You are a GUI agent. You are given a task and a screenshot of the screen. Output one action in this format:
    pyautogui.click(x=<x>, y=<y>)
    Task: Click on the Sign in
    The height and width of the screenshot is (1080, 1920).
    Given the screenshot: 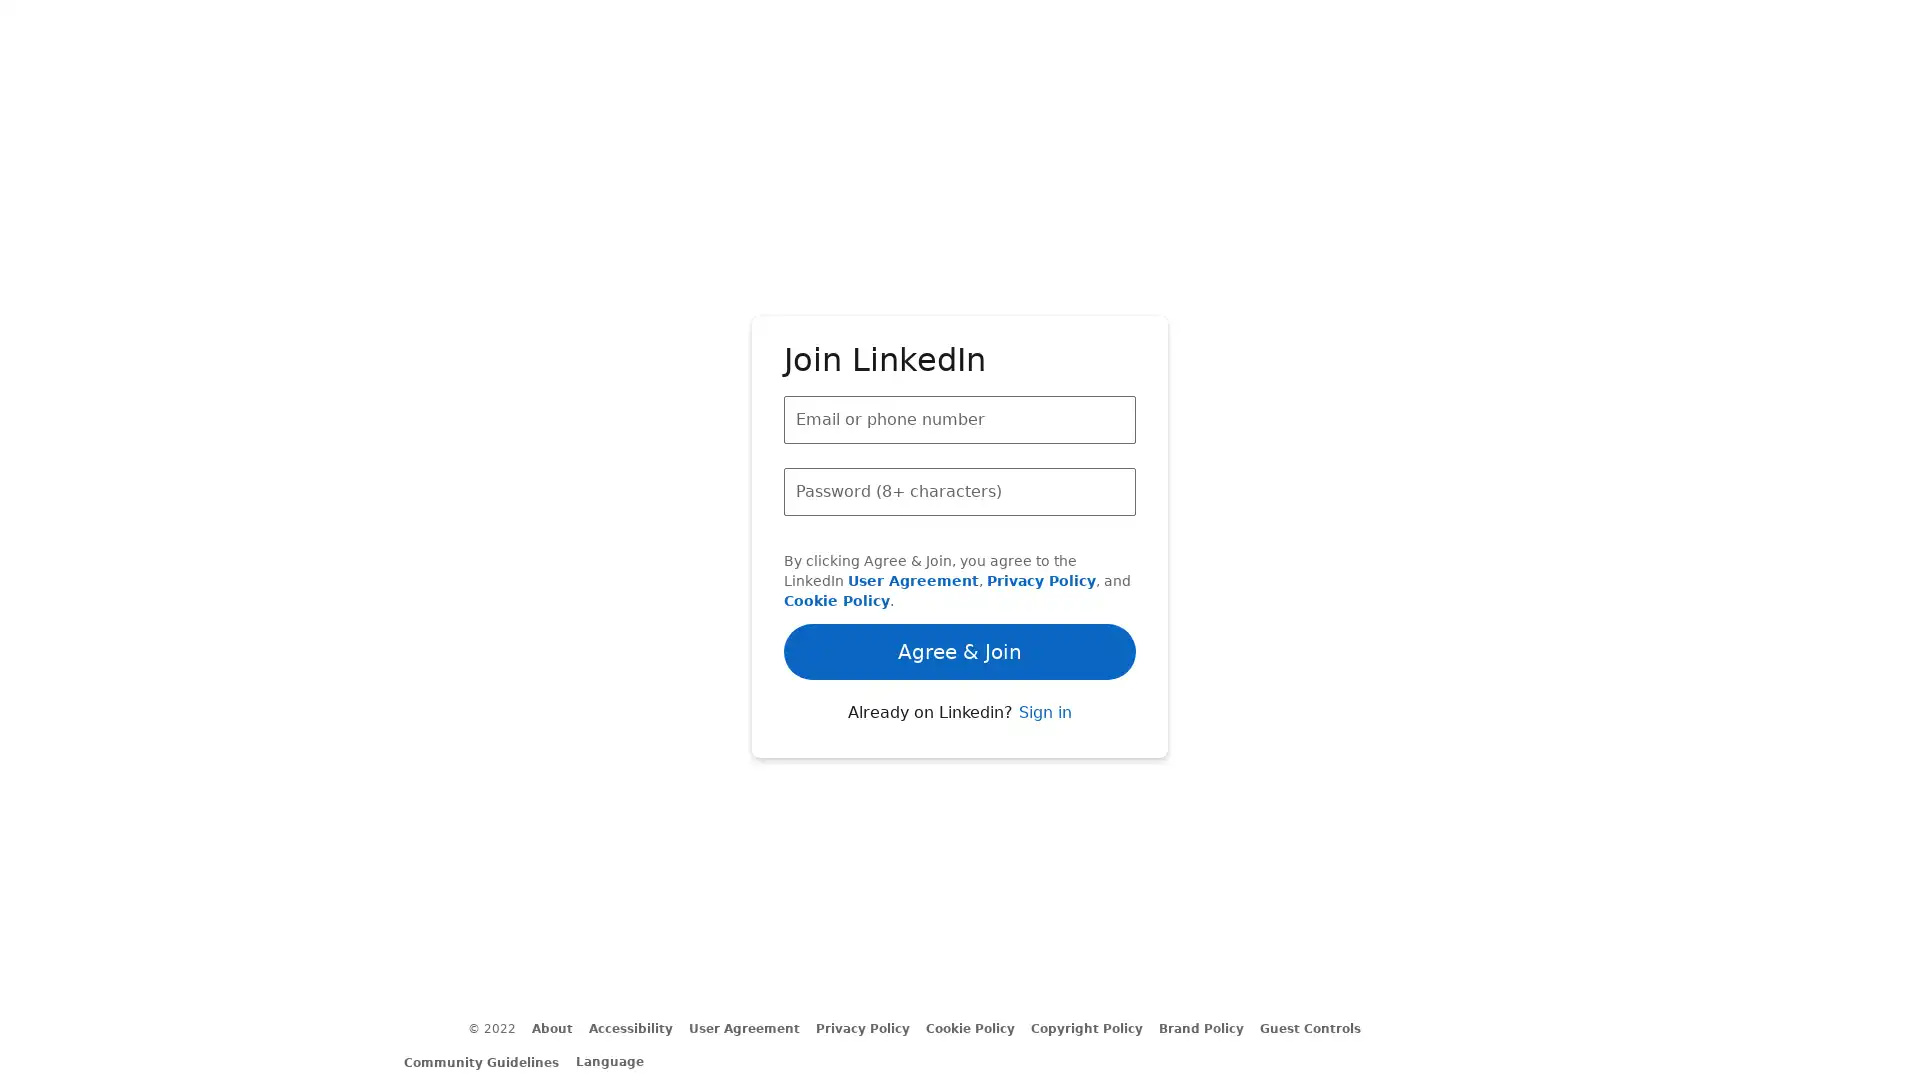 What is the action you would take?
    pyautogui.click(x=1043, y=766)
    